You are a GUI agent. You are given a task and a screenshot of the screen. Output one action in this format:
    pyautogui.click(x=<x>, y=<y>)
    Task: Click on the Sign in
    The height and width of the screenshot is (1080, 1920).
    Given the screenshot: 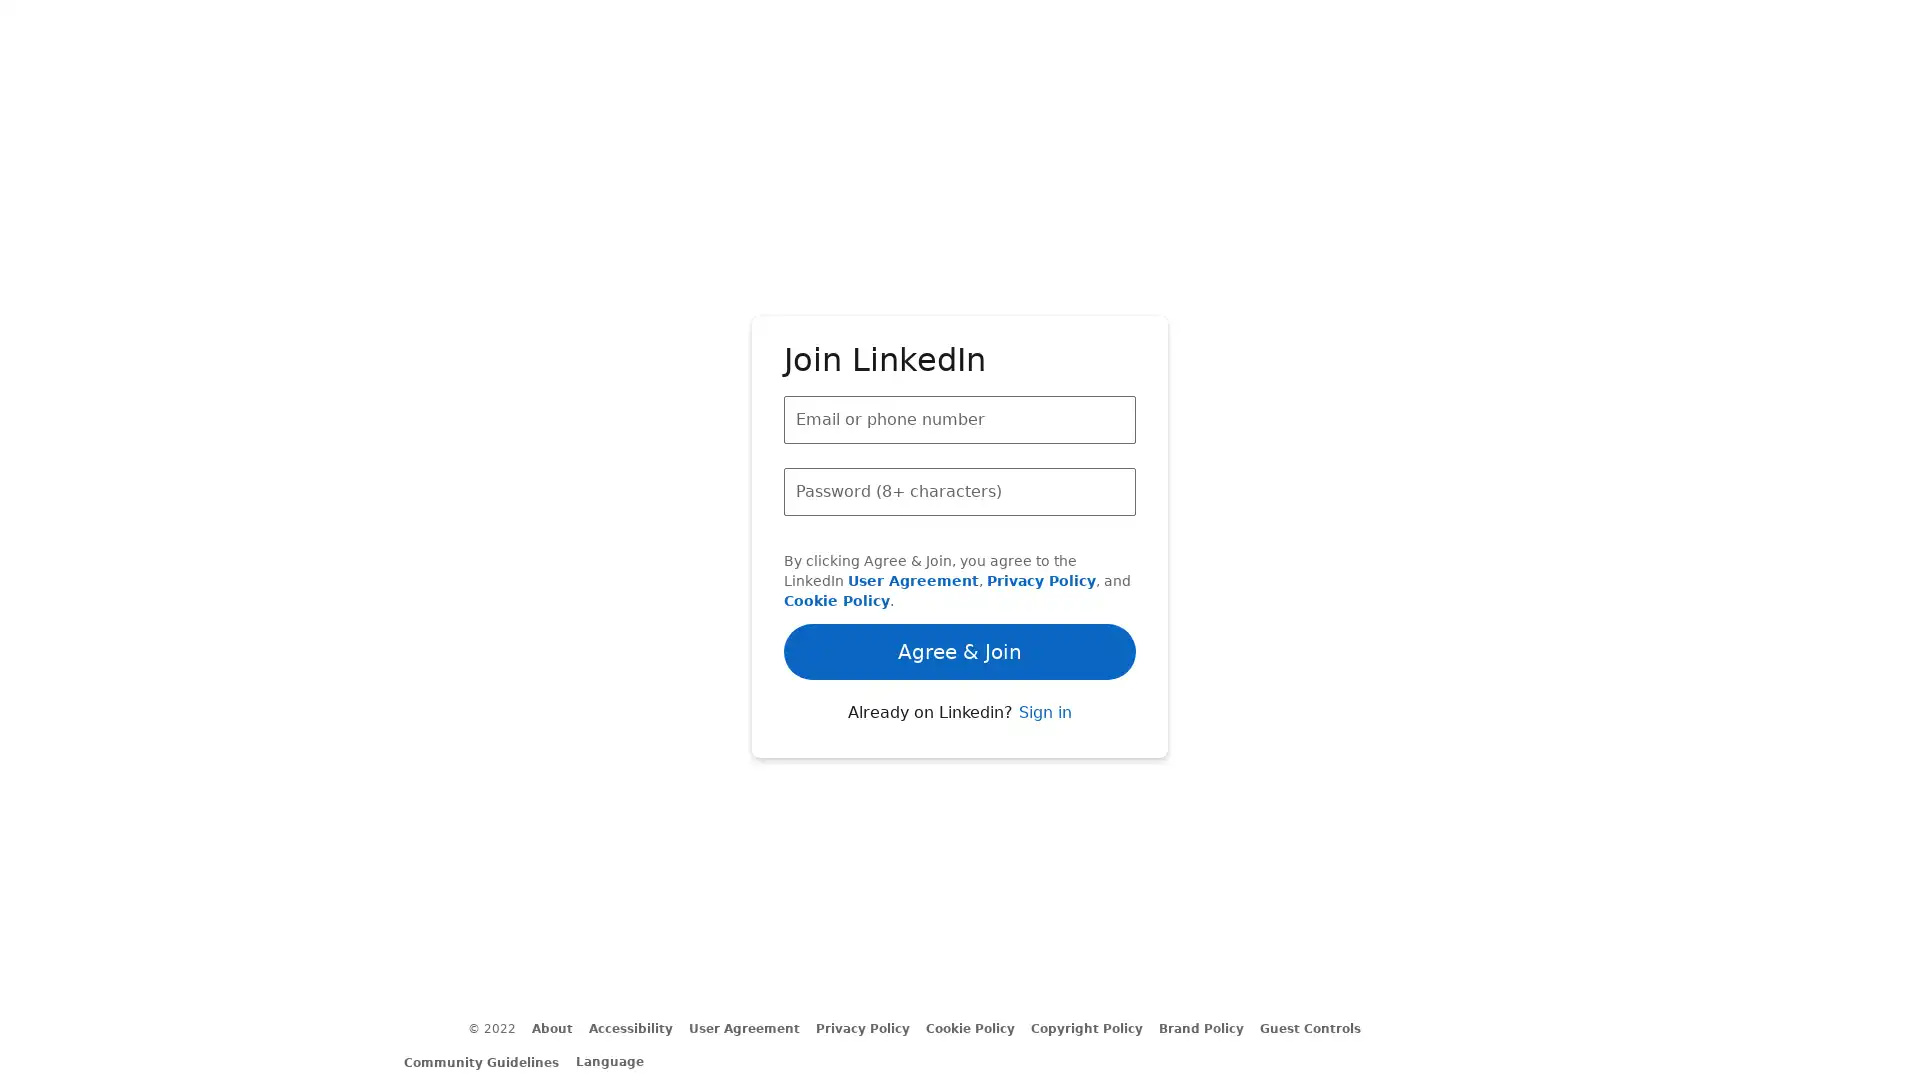 What is the action you would take?
    pyautogui.click(x=1043, y=766)
    